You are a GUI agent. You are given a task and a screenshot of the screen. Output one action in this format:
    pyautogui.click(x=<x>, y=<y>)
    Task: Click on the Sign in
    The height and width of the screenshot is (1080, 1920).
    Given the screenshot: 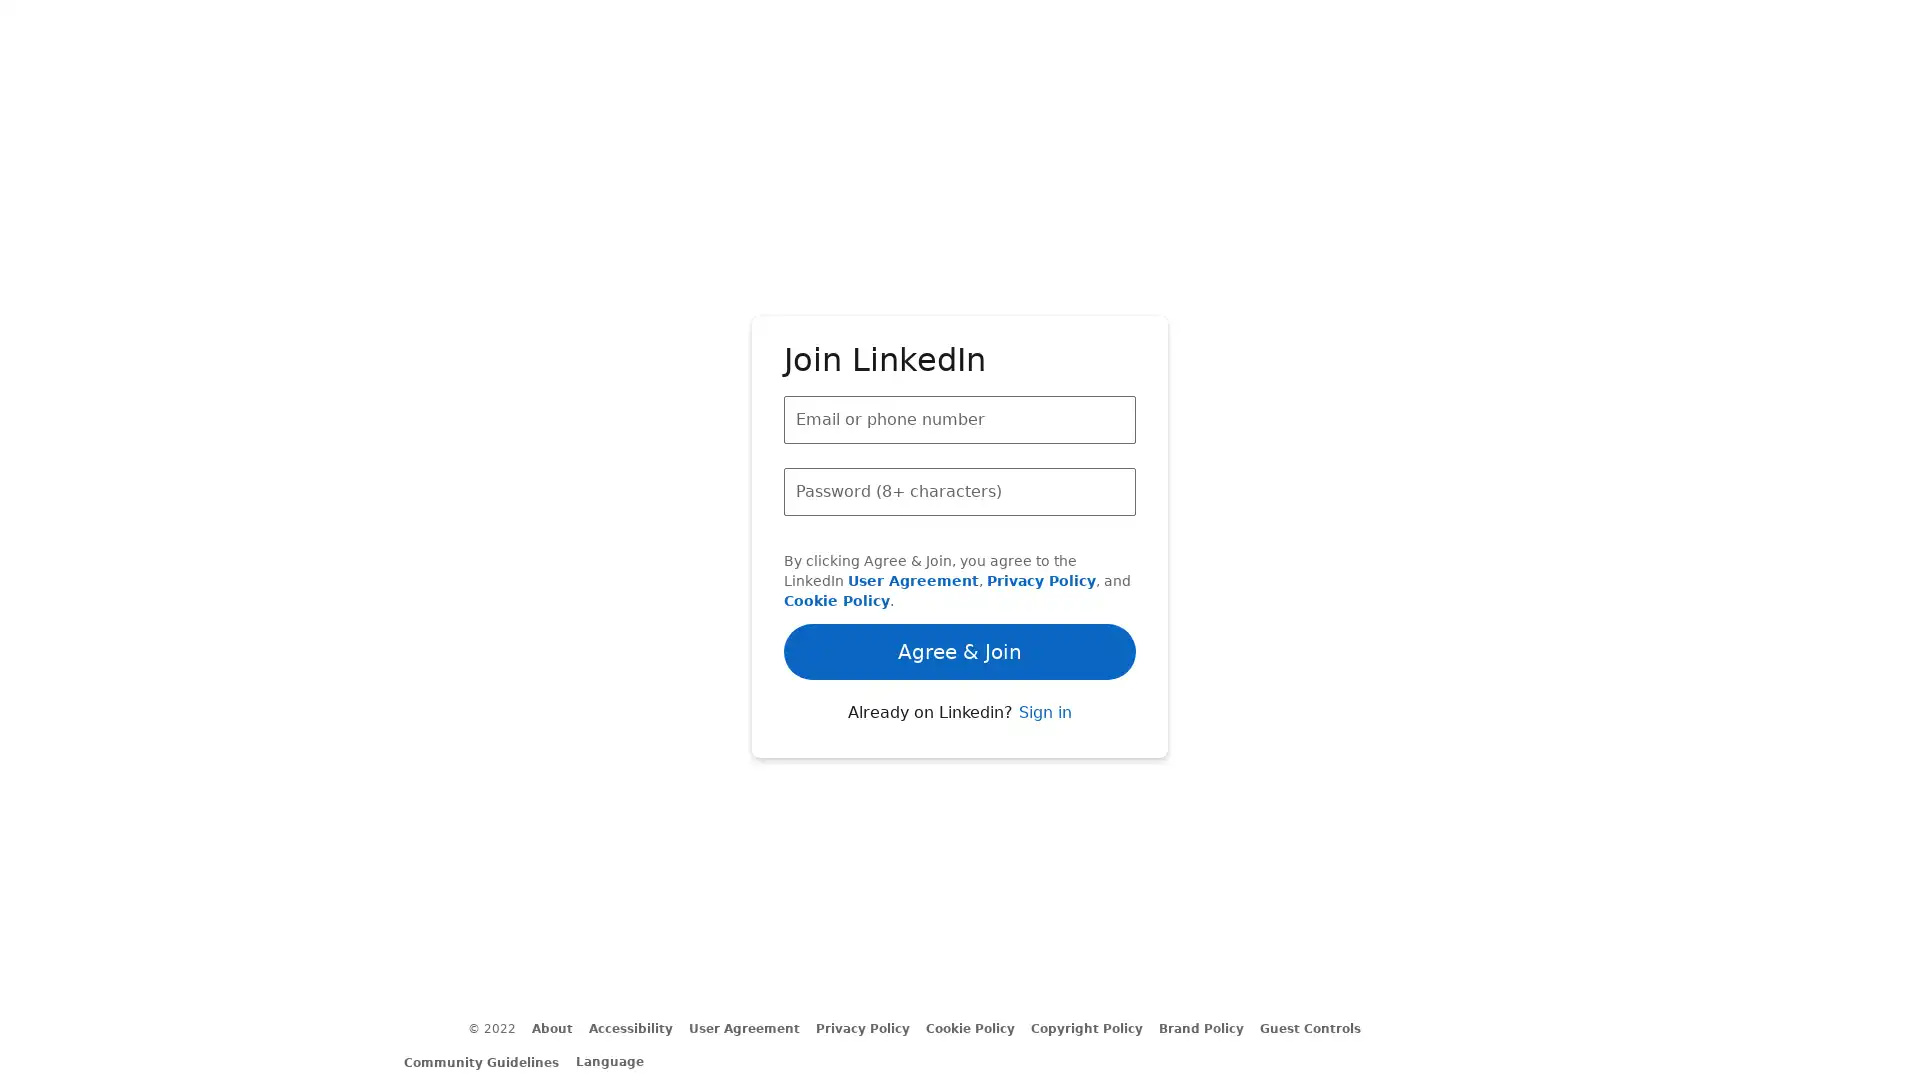 What is the action you would take?
    pyautogui.click(x=1043, y=766)
    